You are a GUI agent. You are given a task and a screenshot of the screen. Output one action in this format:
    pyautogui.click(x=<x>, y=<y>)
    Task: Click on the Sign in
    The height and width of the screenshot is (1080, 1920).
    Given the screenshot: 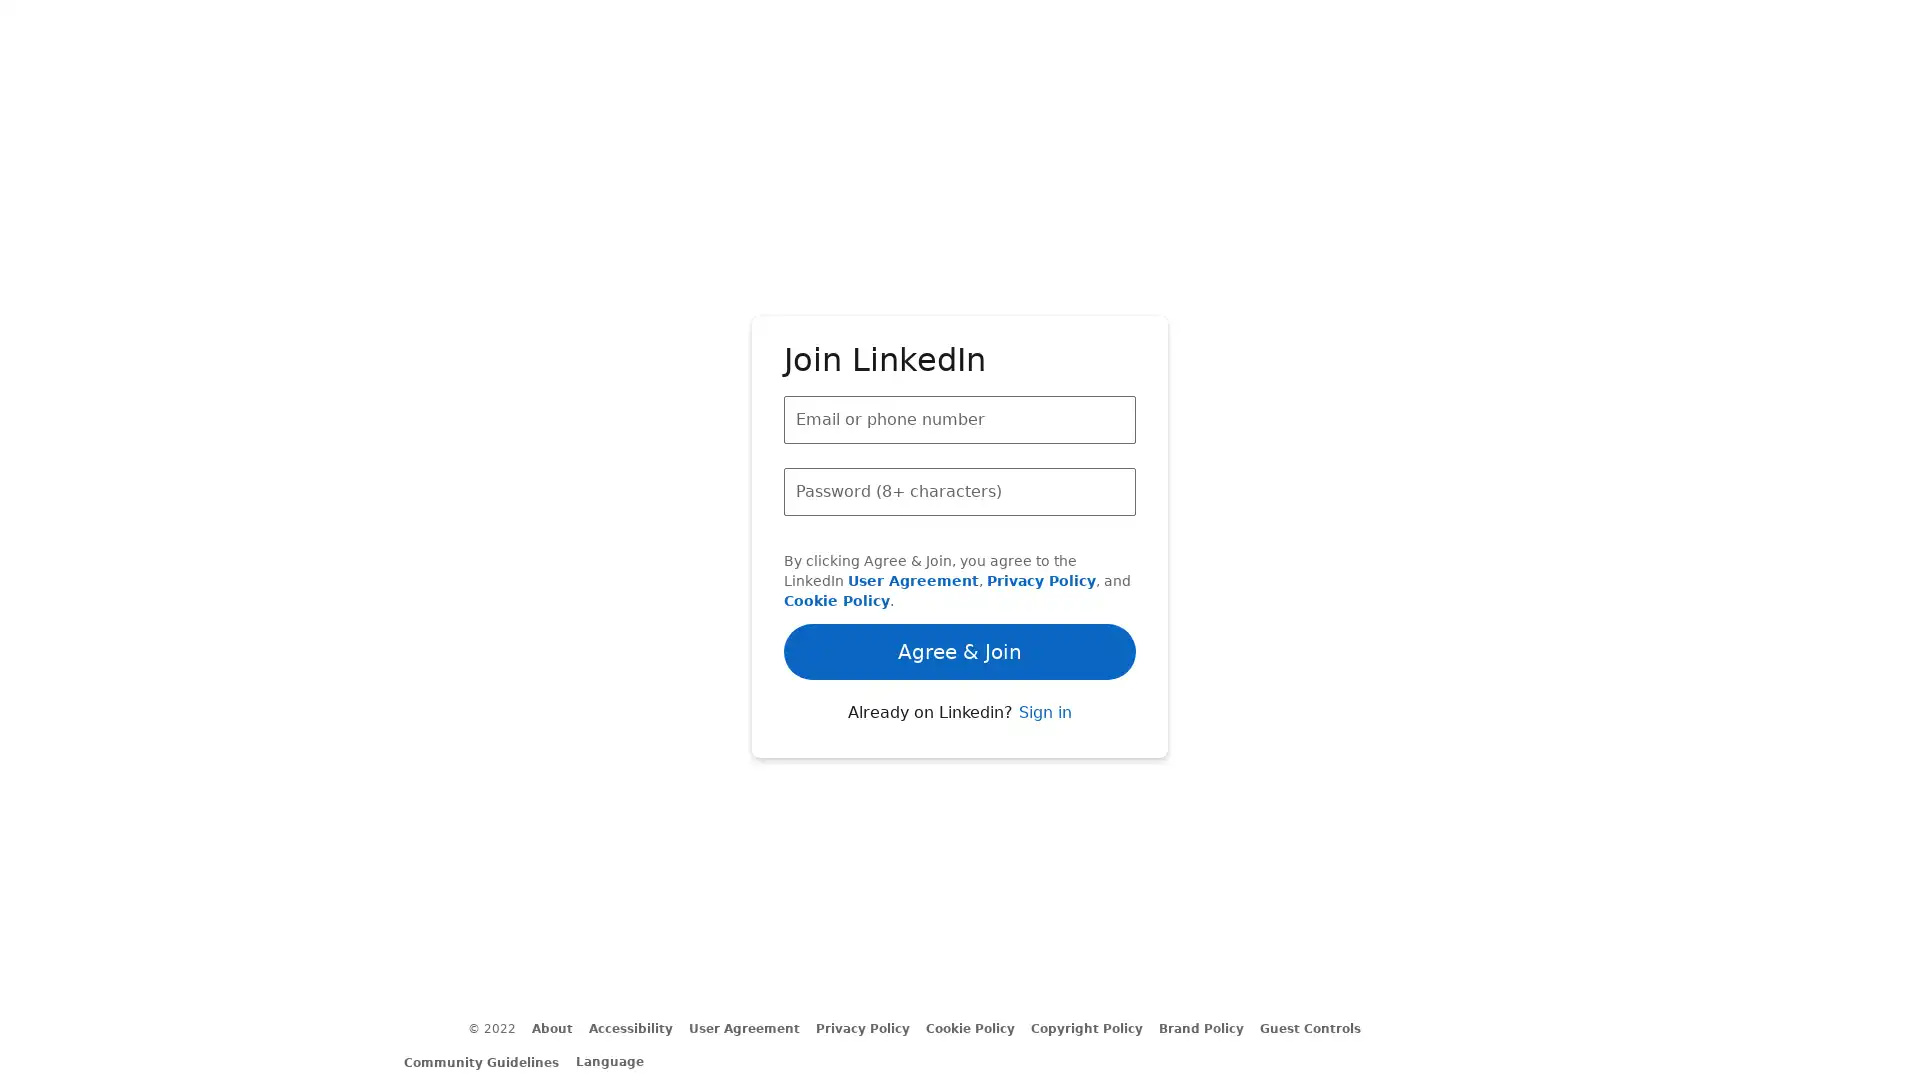 What is the action you would take?
    pyautogui.click(x=1043, y=766)
    